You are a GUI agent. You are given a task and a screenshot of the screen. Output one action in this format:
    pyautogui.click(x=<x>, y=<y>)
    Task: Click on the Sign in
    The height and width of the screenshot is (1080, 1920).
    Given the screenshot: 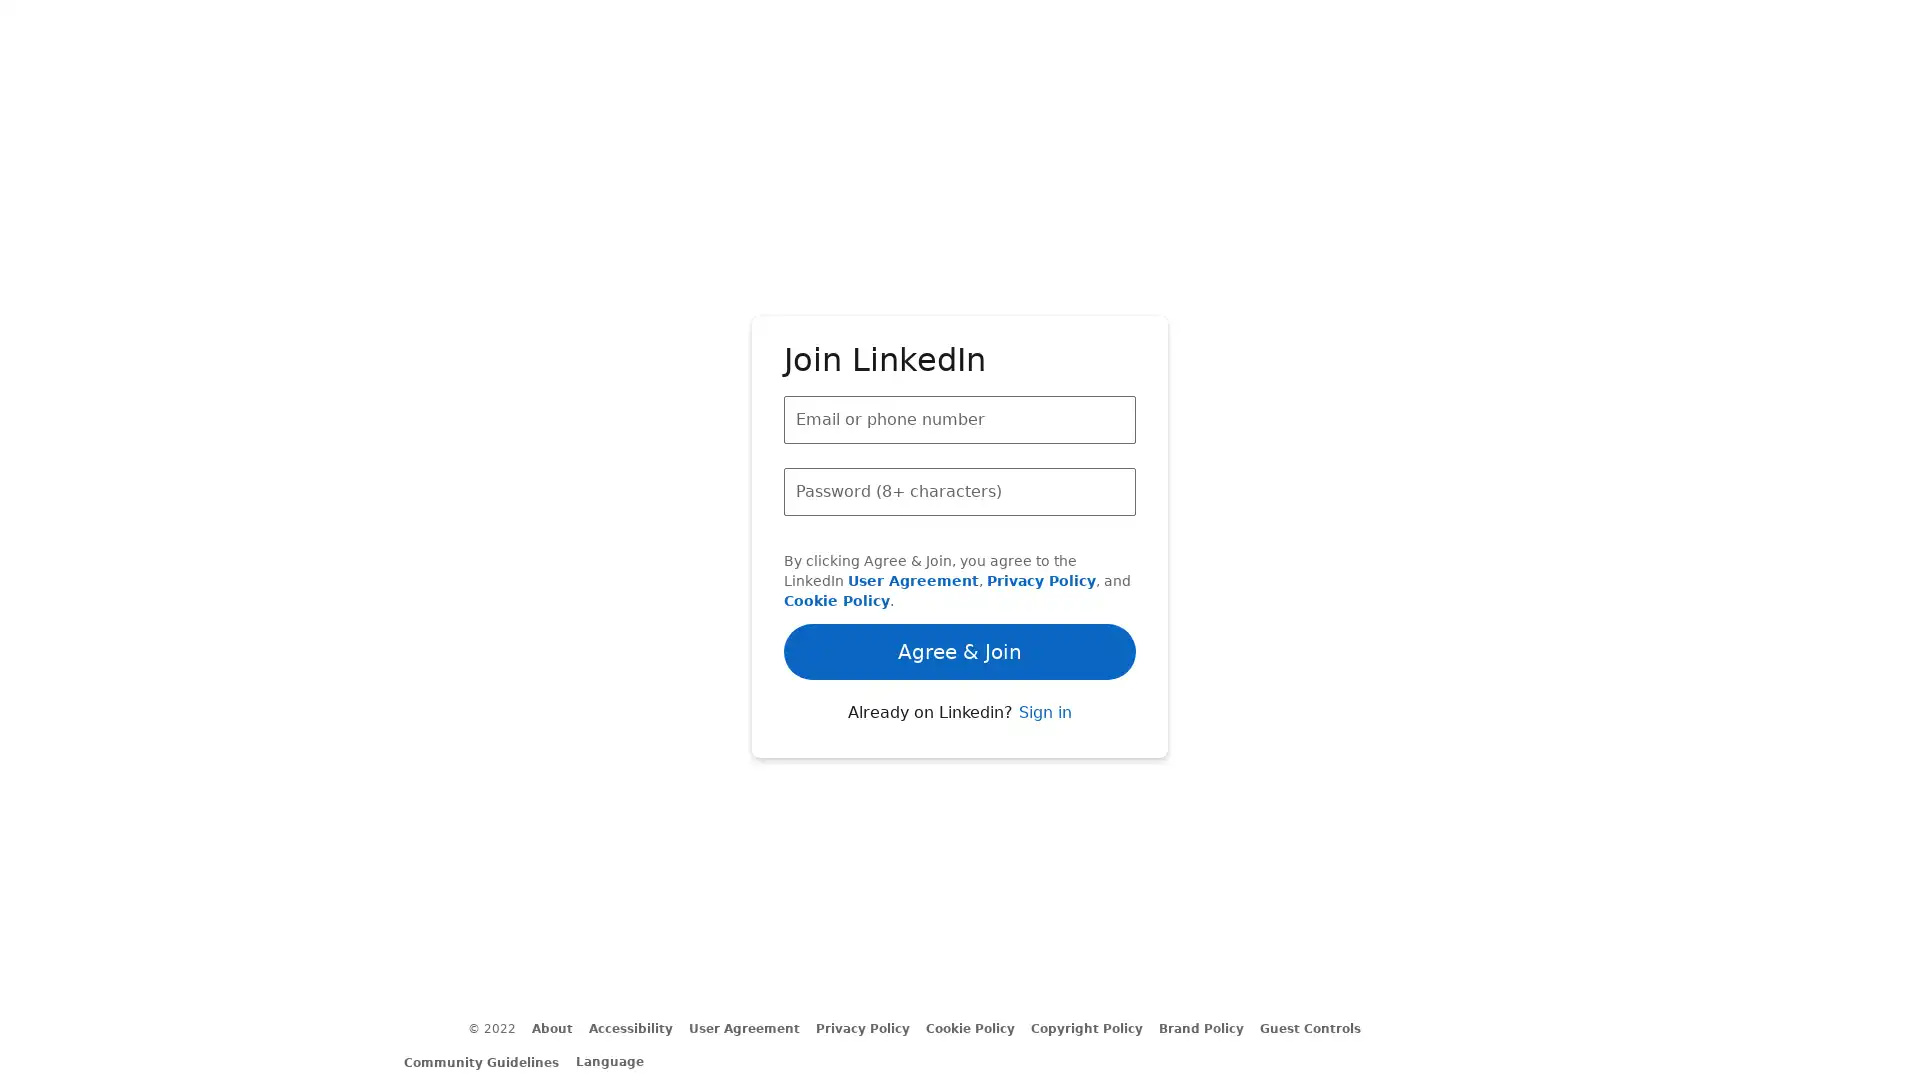 What is the action you would take?
    pyautogui.click(x=1043, y=766)
    